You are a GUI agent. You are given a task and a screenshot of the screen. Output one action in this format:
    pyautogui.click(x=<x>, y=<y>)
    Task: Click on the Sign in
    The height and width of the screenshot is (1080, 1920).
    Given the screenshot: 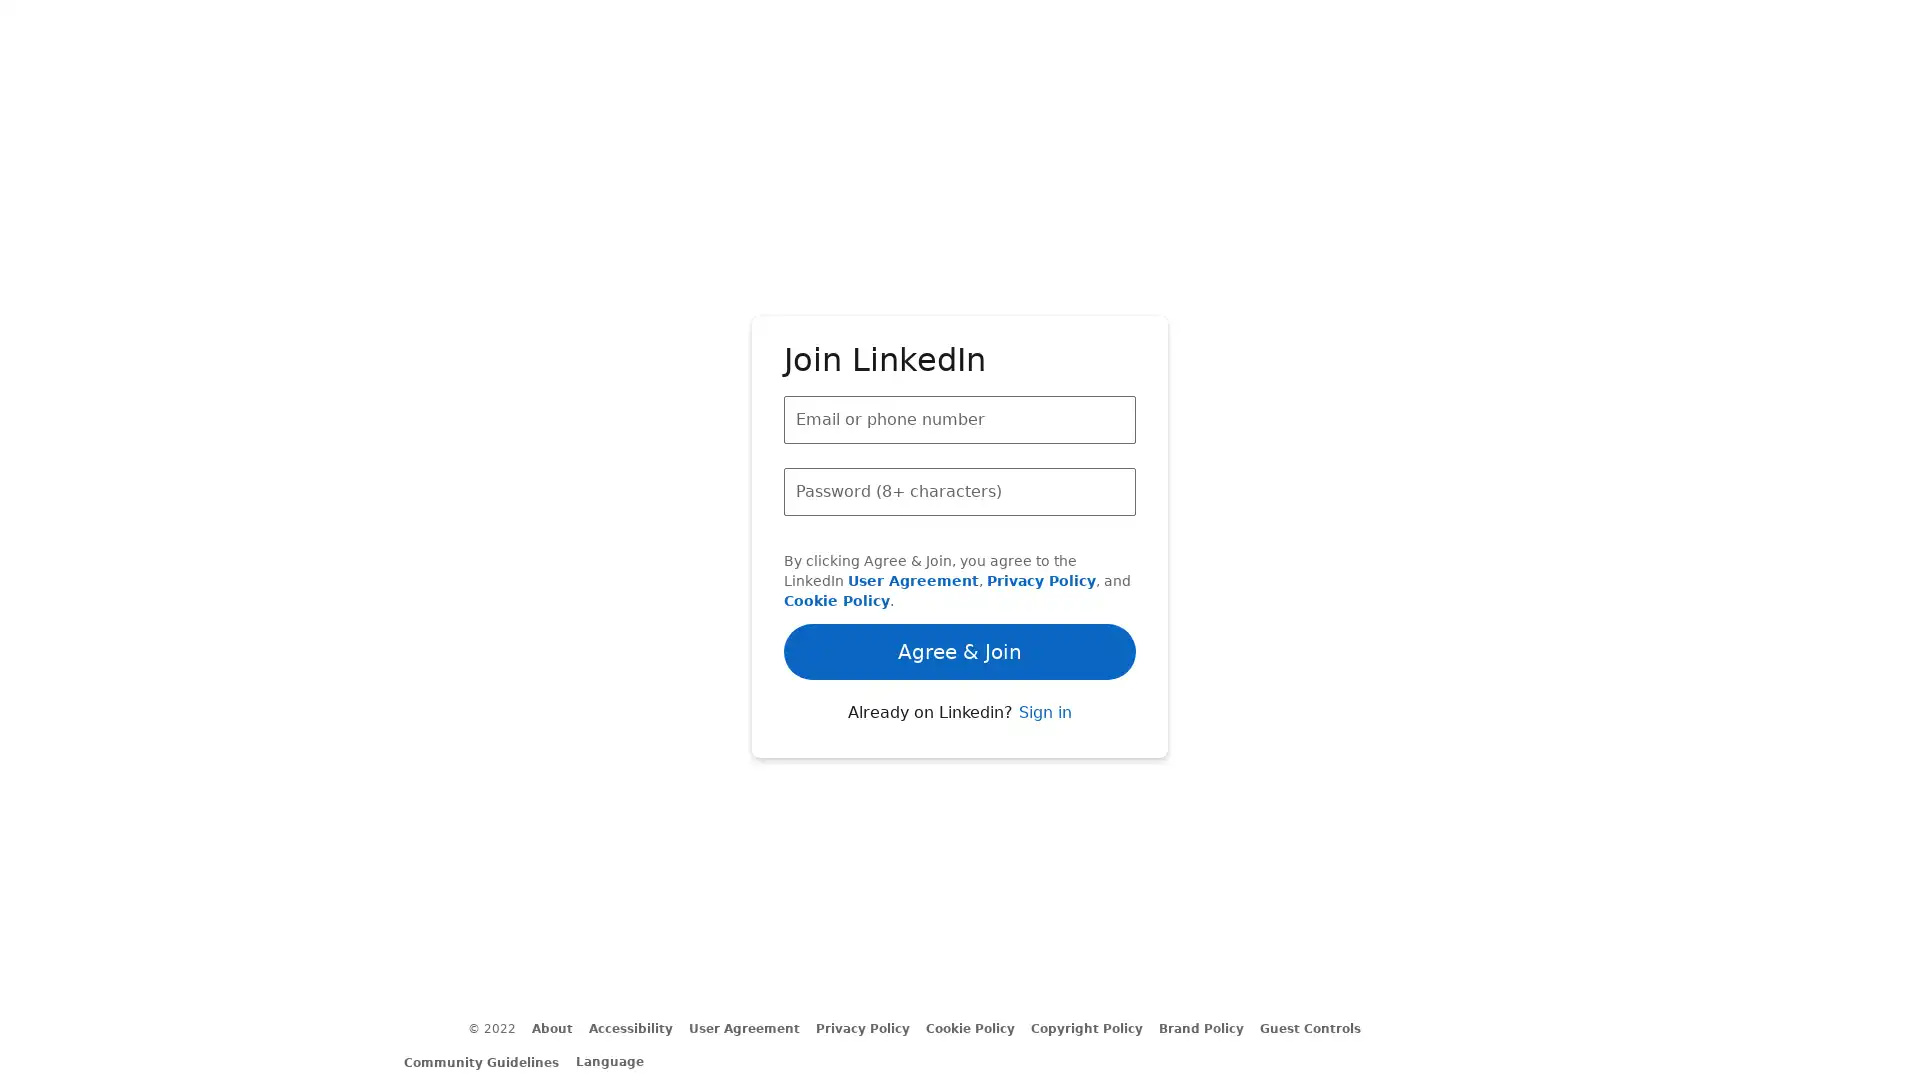 What is the action you would take?
    pyautogui.click(x=1043, y=766)
    